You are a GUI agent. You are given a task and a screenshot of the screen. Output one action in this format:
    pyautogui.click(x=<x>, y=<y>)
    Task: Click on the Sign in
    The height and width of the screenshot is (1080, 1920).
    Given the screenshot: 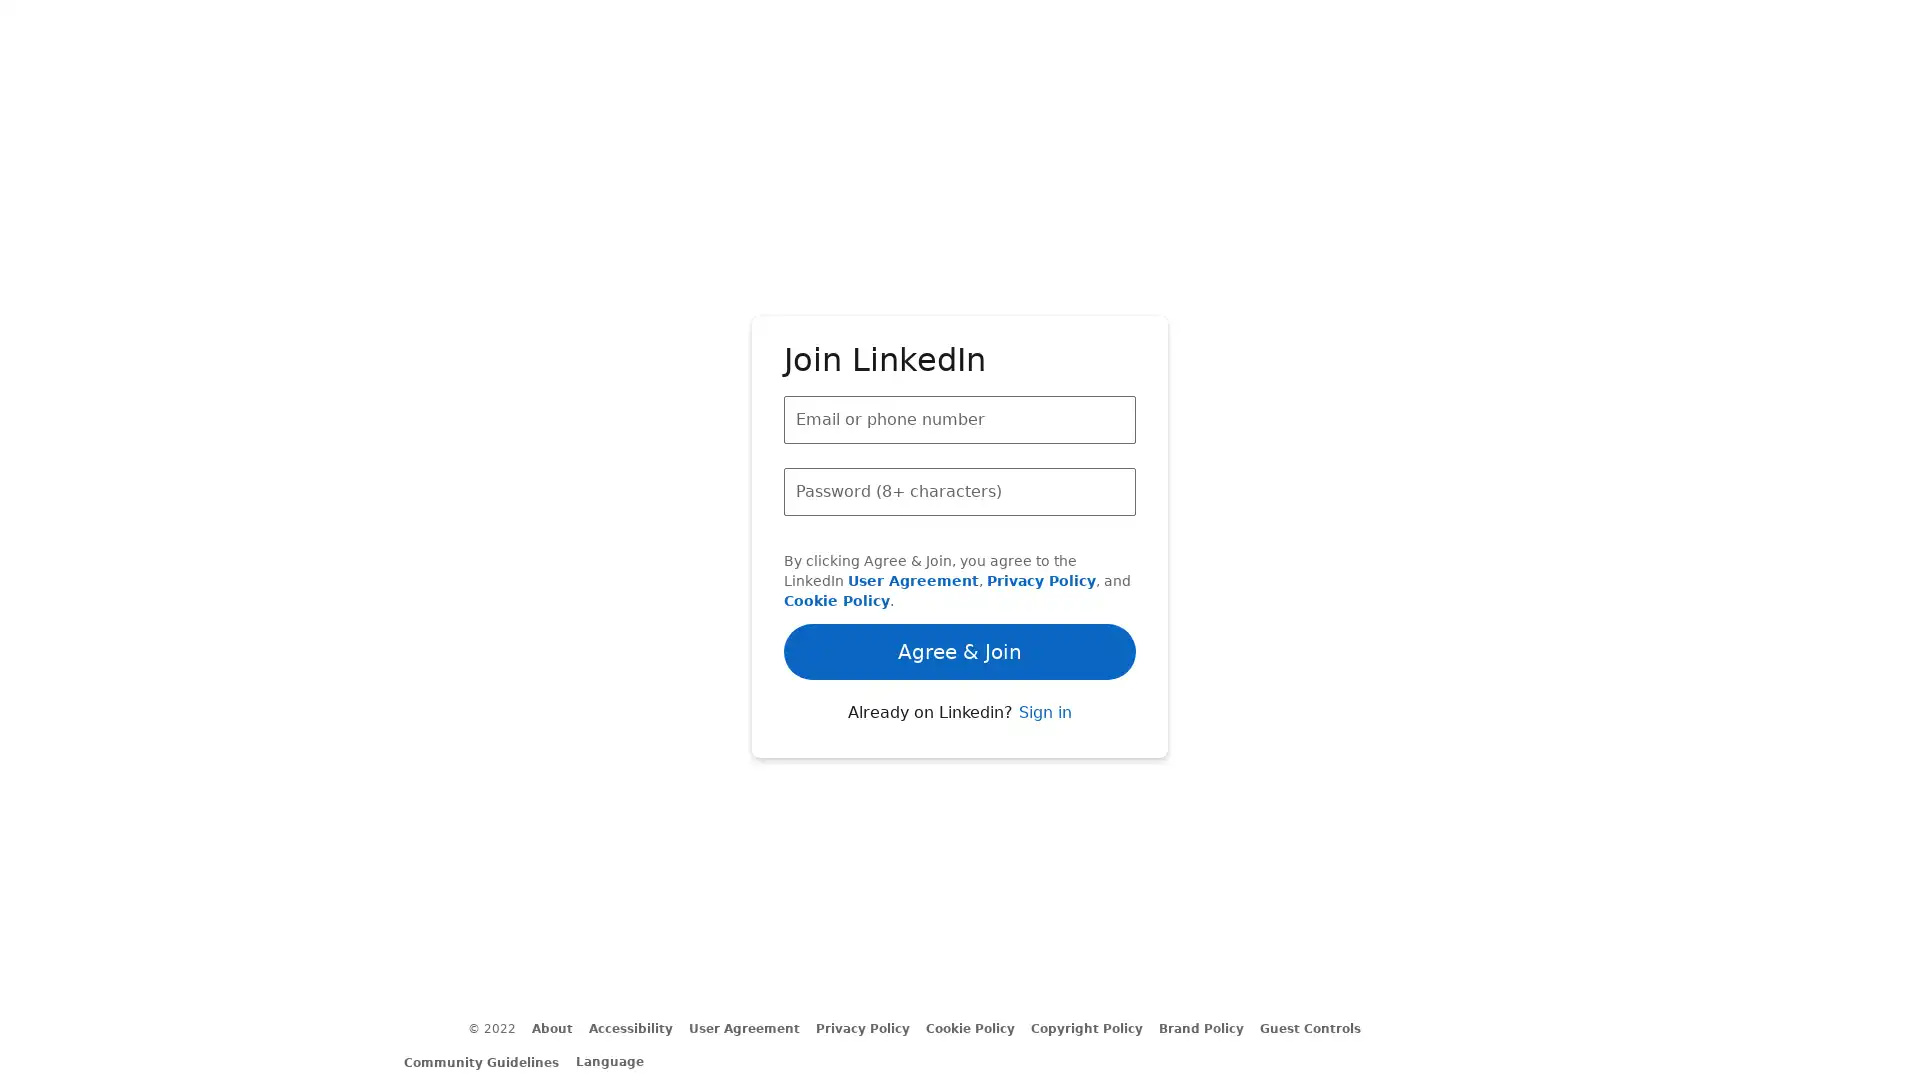 What is the action you would take?
    pyautogui.click(x=1043, y=766)
    